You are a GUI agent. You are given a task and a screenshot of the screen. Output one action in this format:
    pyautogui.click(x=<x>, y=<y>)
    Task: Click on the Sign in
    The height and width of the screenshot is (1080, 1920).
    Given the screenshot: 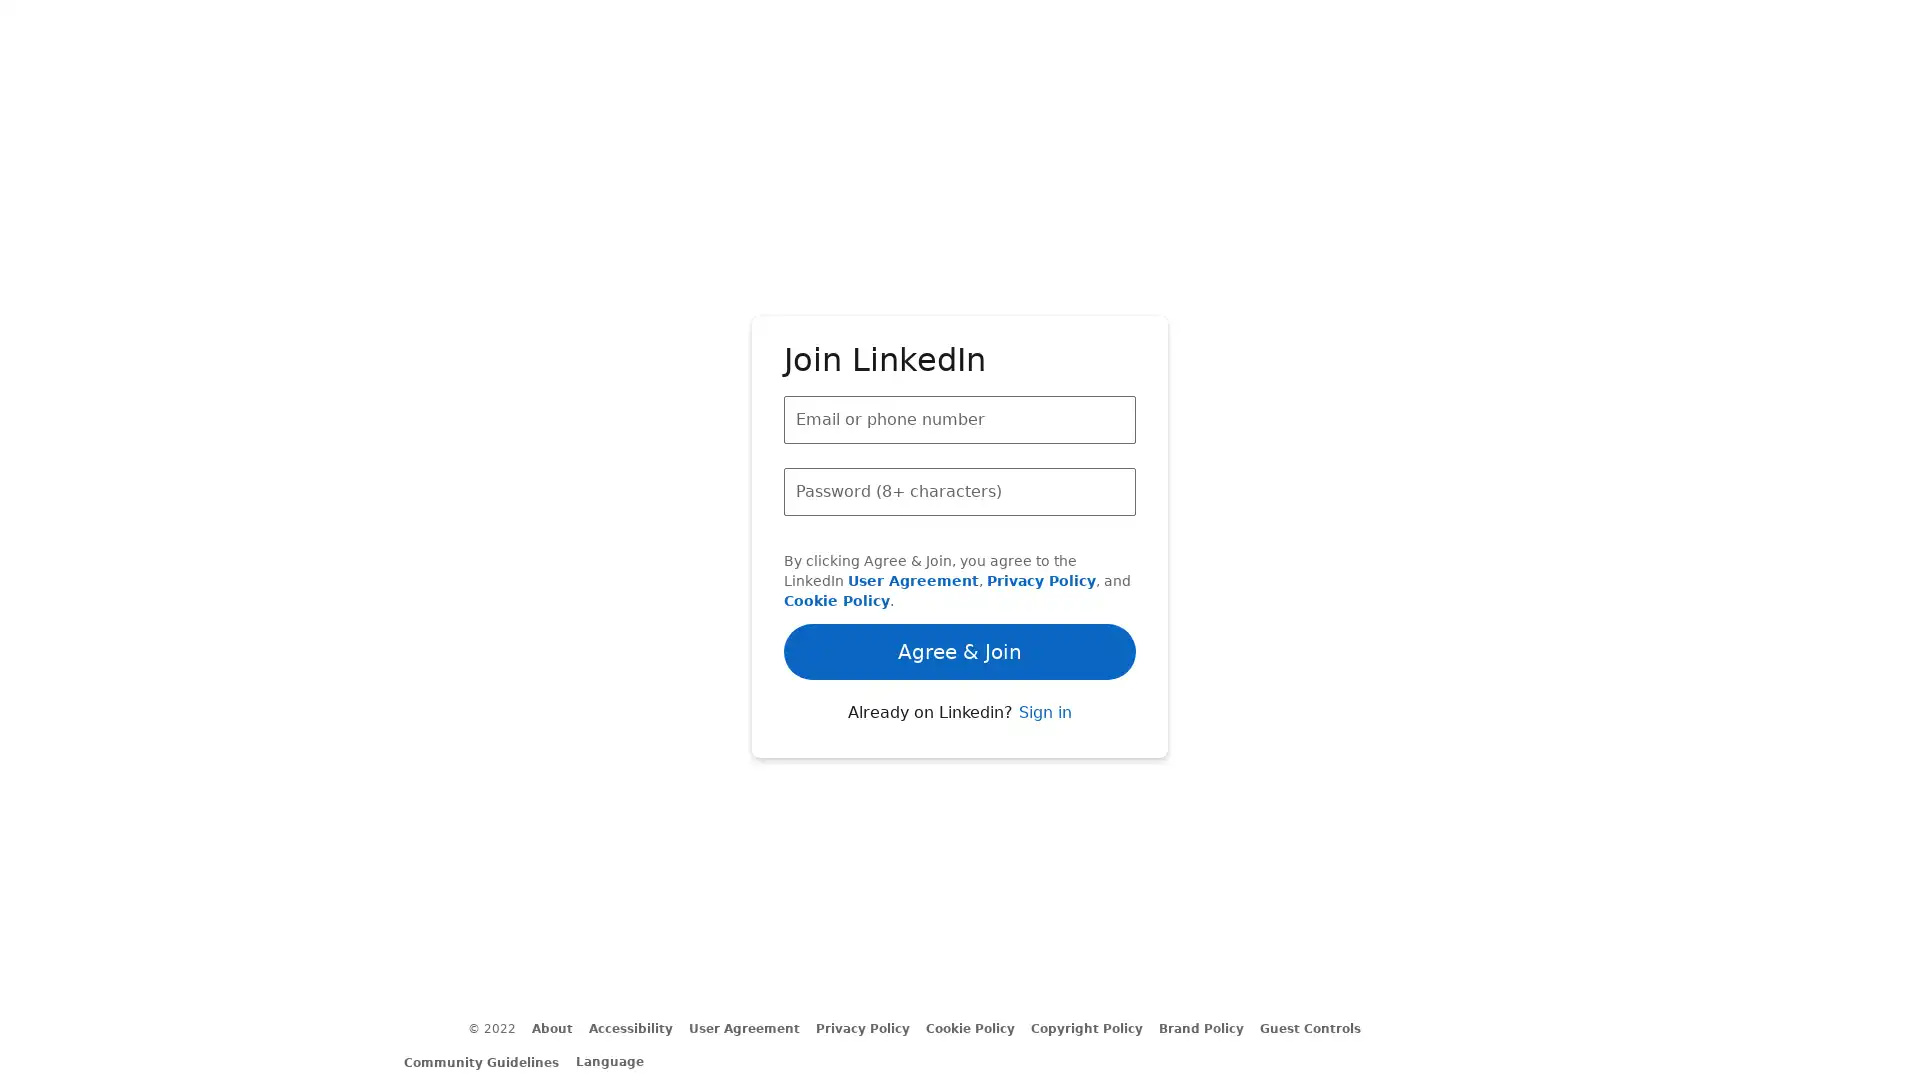 What is the action you would take?
    pyautogui.click(x=1043, y=766)
    